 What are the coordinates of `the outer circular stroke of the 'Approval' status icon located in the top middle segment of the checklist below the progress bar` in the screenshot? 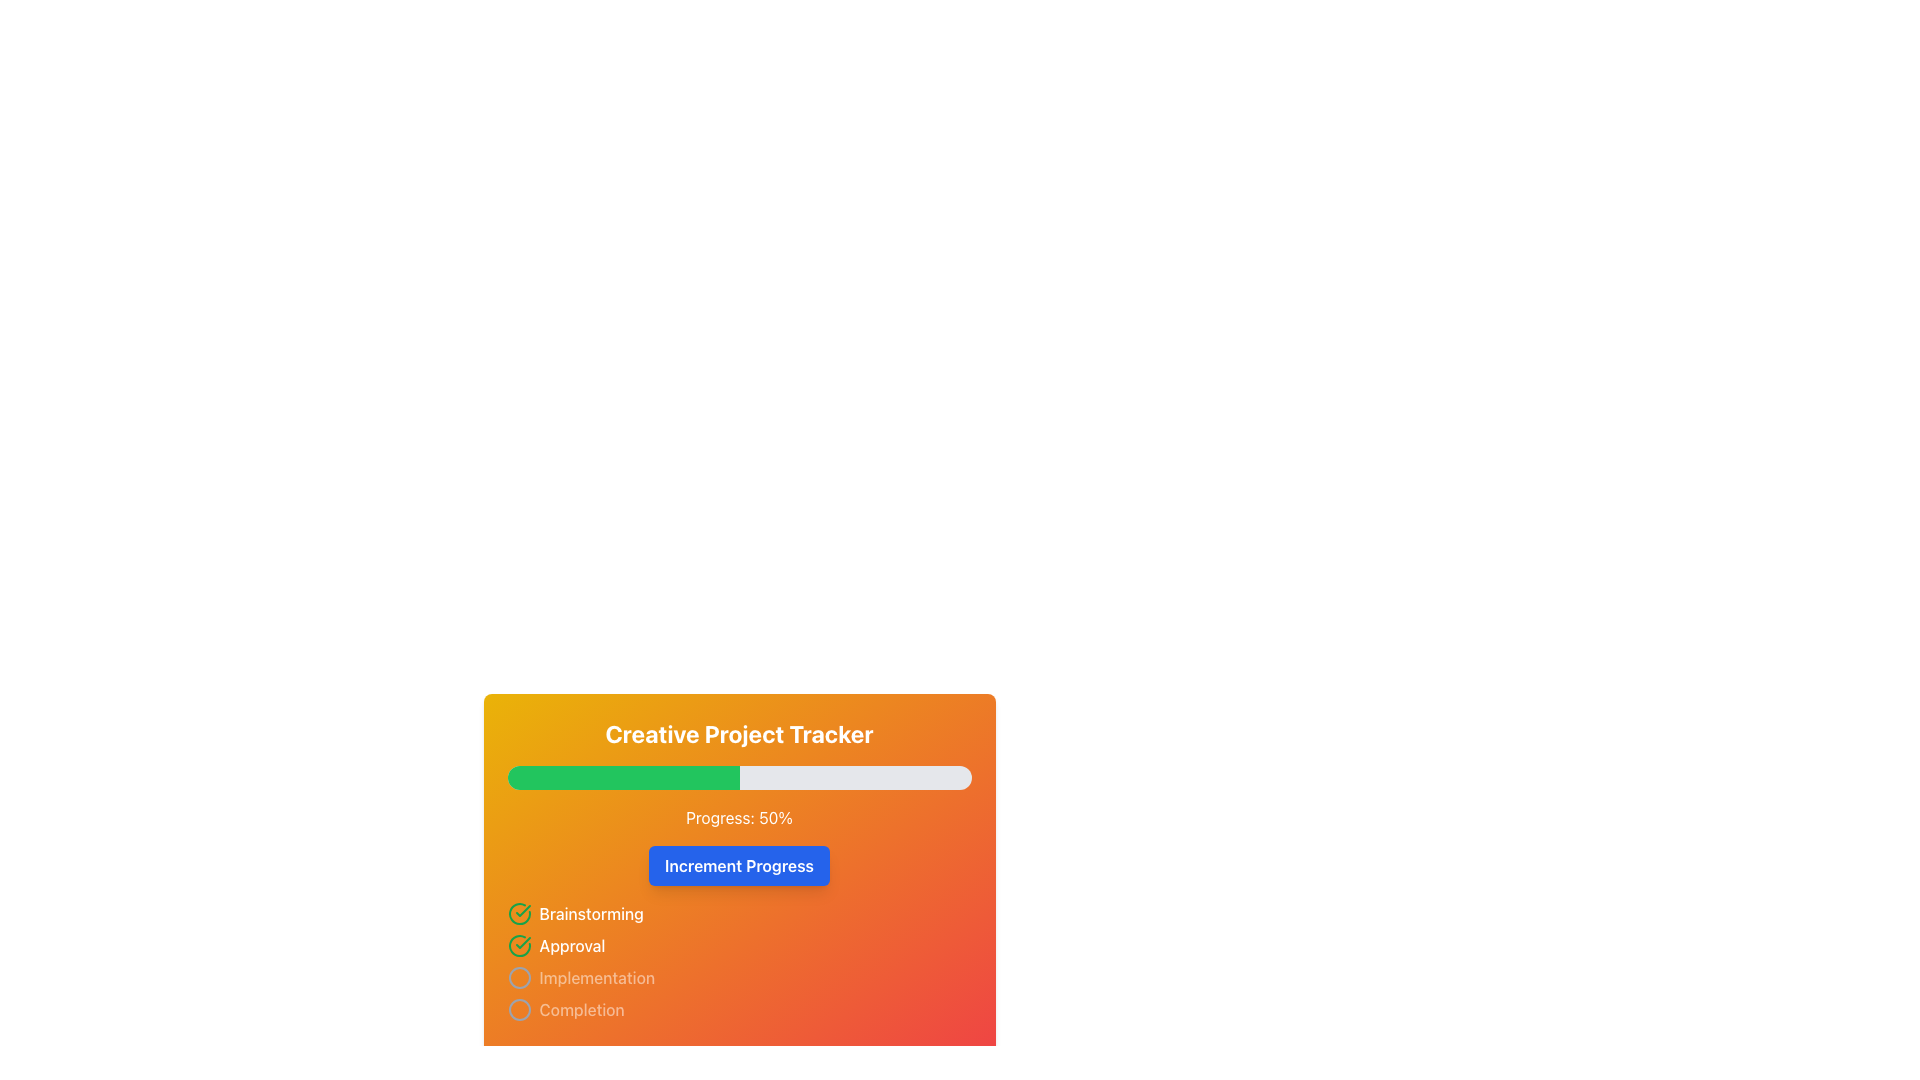 It's located at (519, 914).